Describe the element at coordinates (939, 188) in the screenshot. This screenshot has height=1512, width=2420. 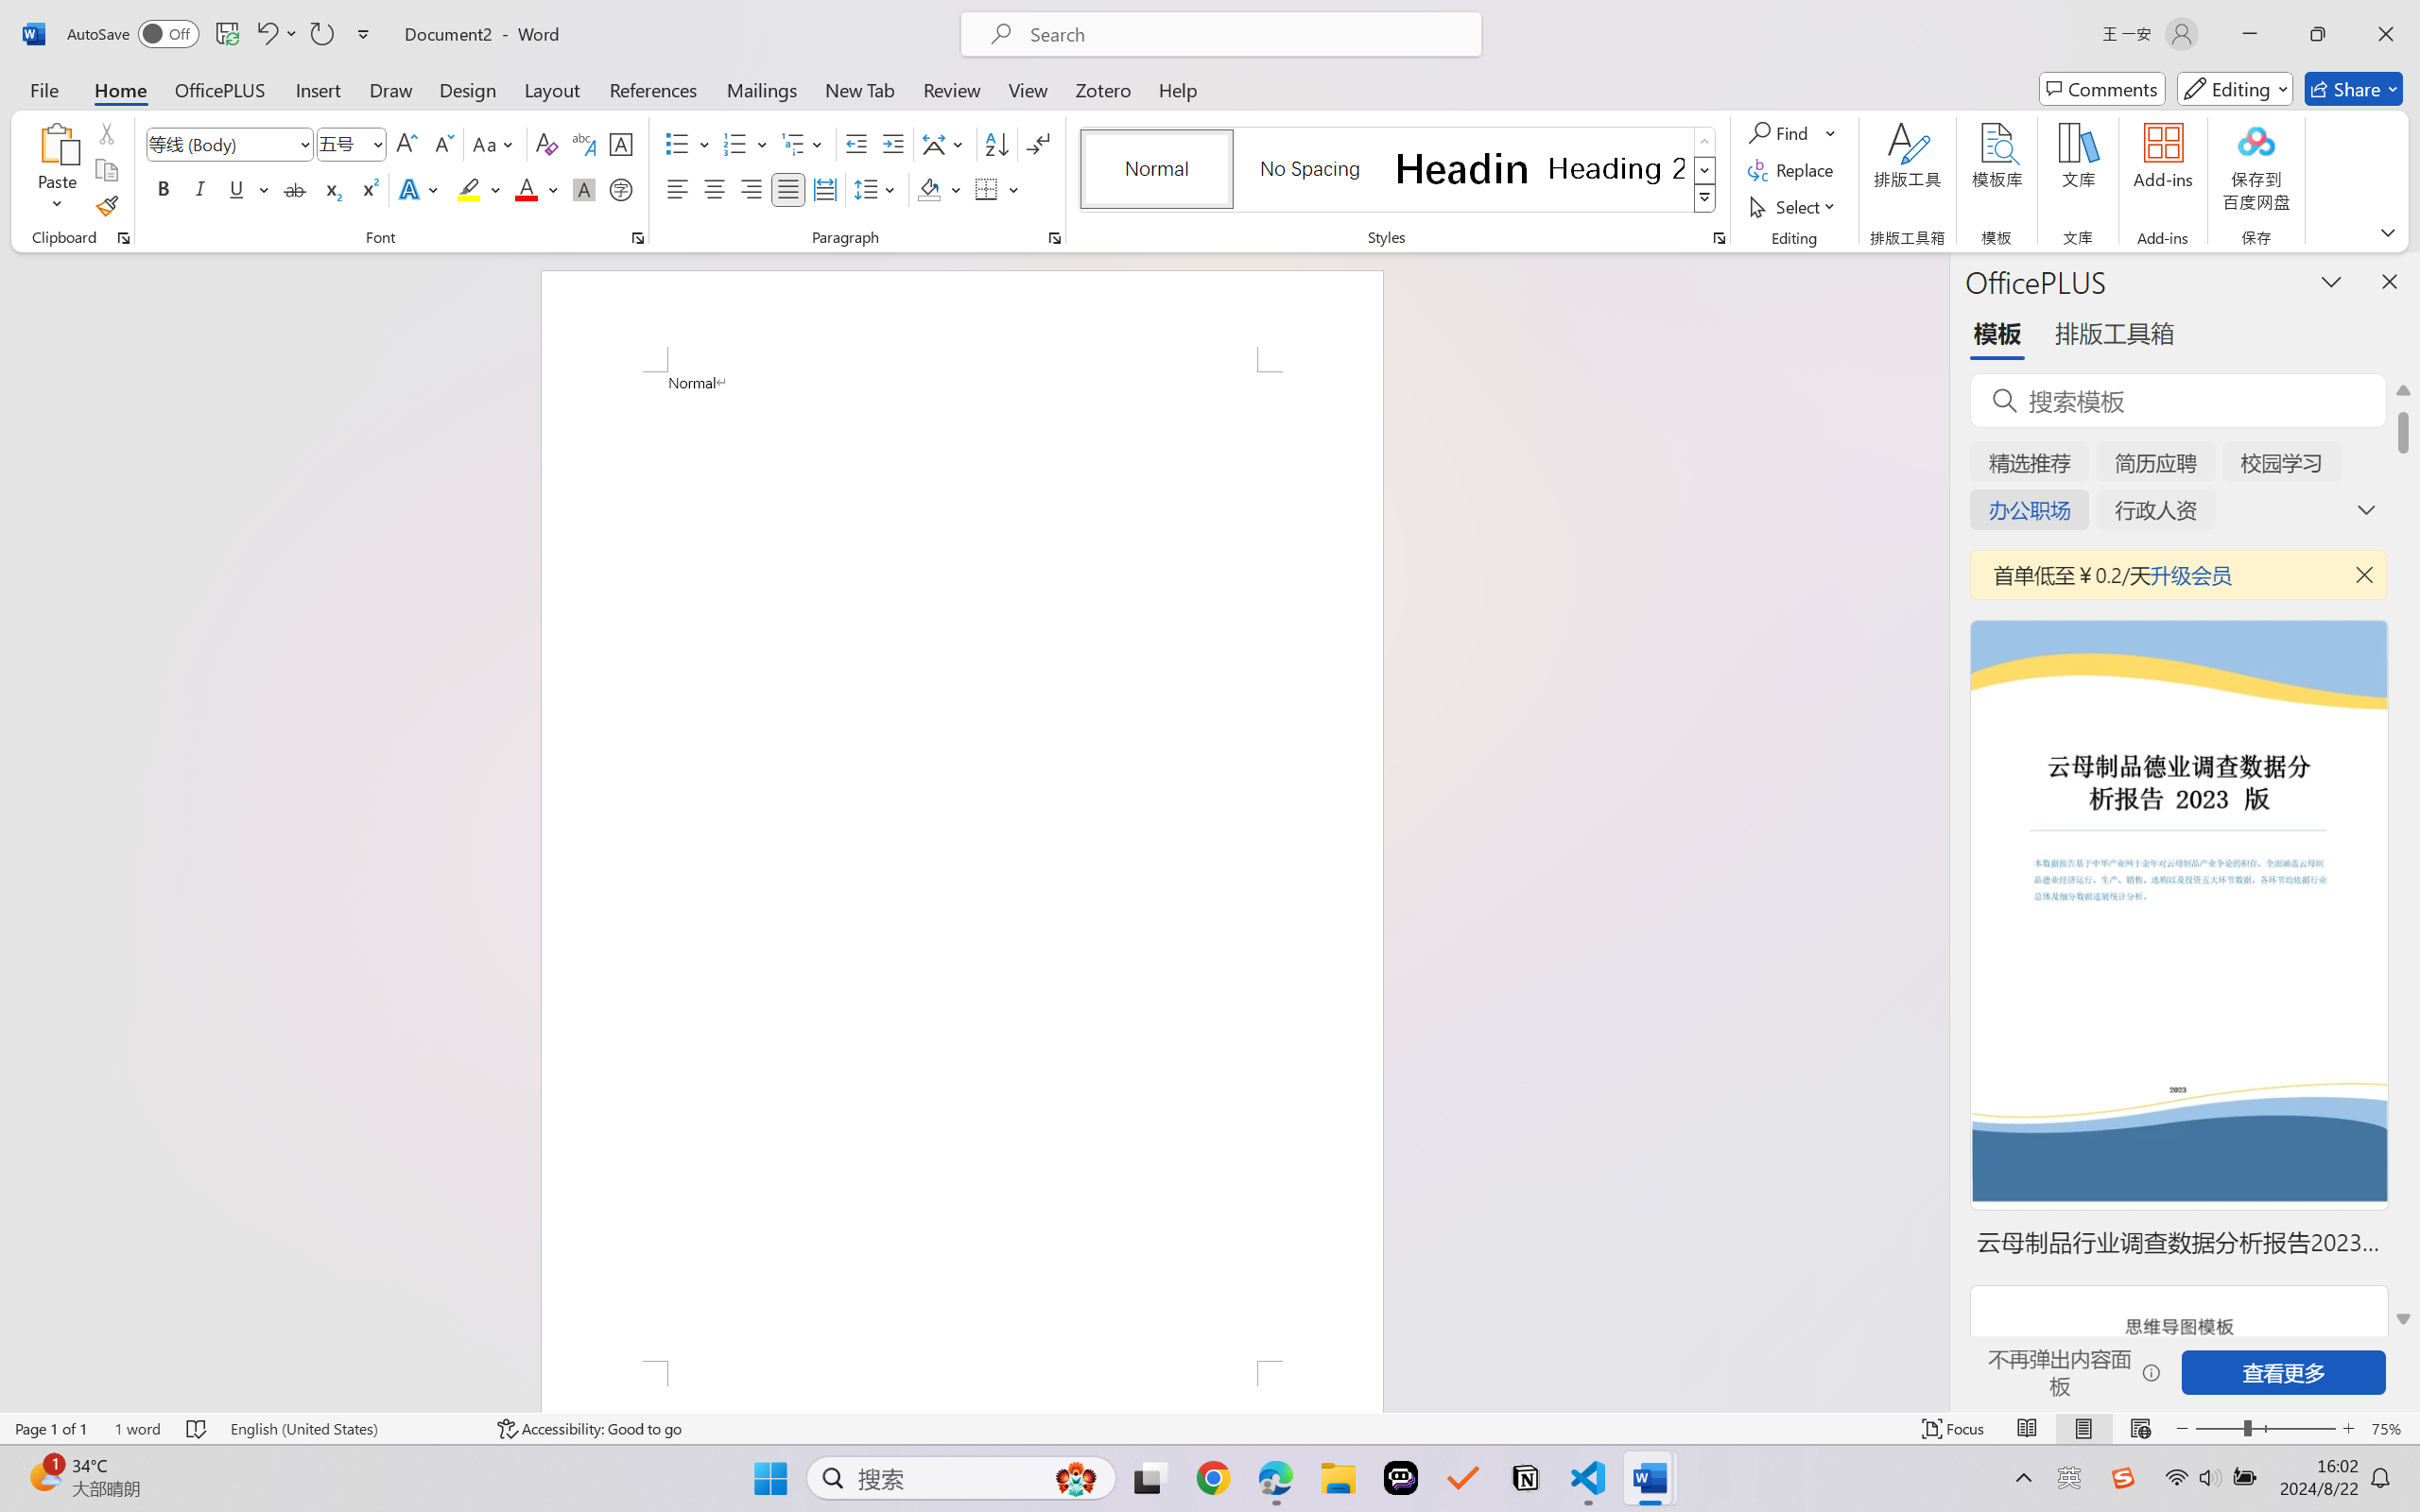
I see `'Shading'` at that location.